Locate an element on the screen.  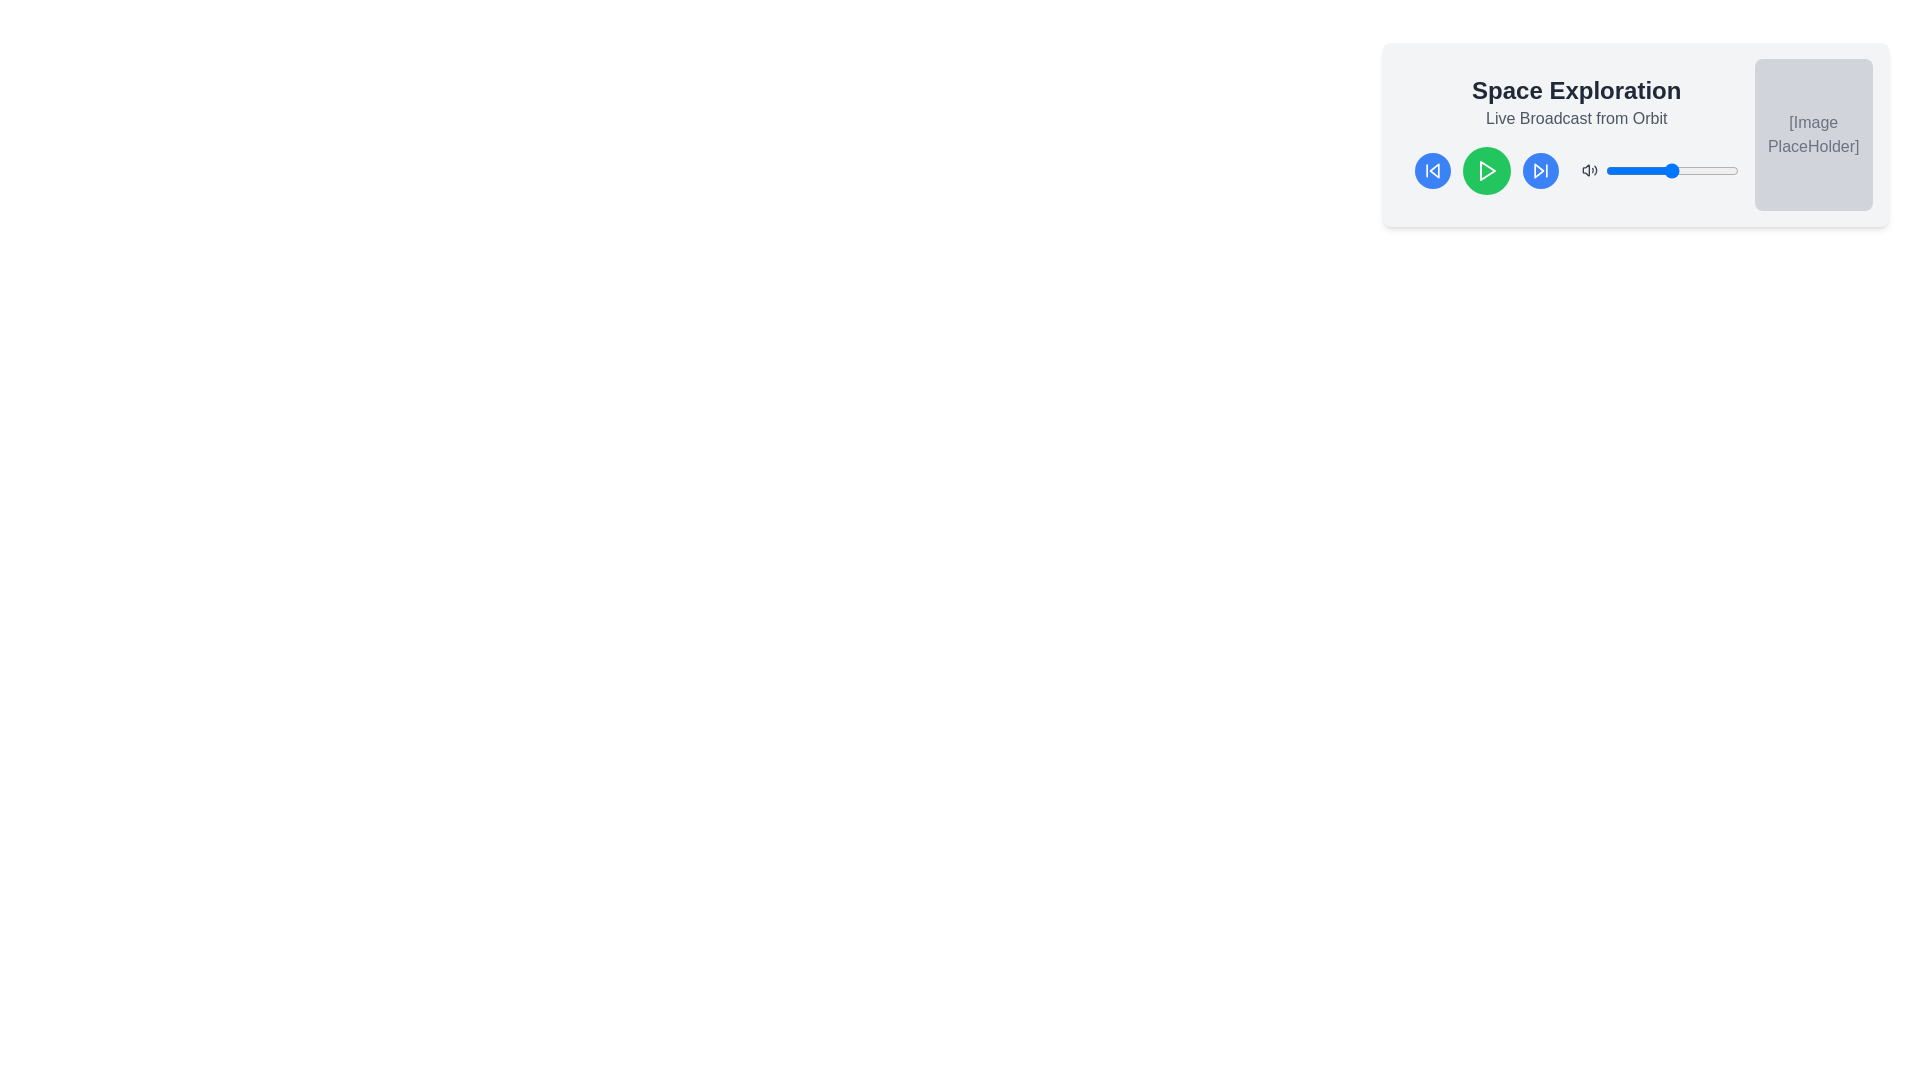
slider value is located at coordinates (1611, 169).